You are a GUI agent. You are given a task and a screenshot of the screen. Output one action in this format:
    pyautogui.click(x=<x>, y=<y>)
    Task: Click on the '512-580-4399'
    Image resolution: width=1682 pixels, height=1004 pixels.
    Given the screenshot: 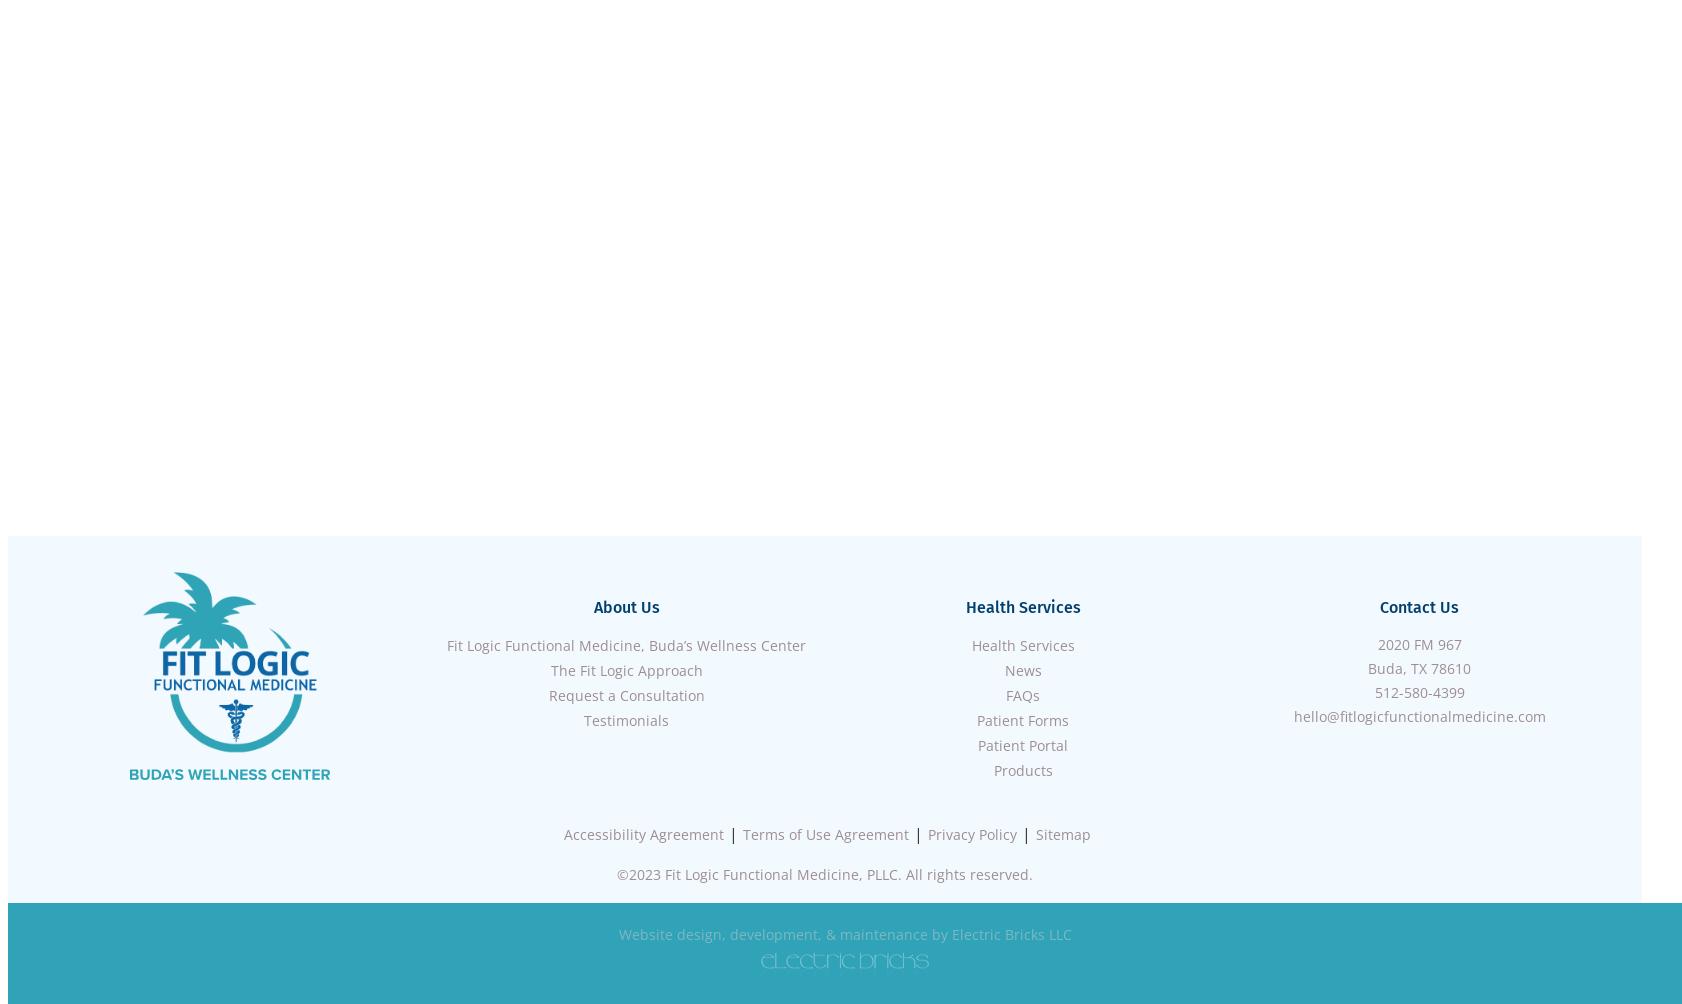 What is the action you would take?
    pyautogui.click(x=1374, y=691)
    